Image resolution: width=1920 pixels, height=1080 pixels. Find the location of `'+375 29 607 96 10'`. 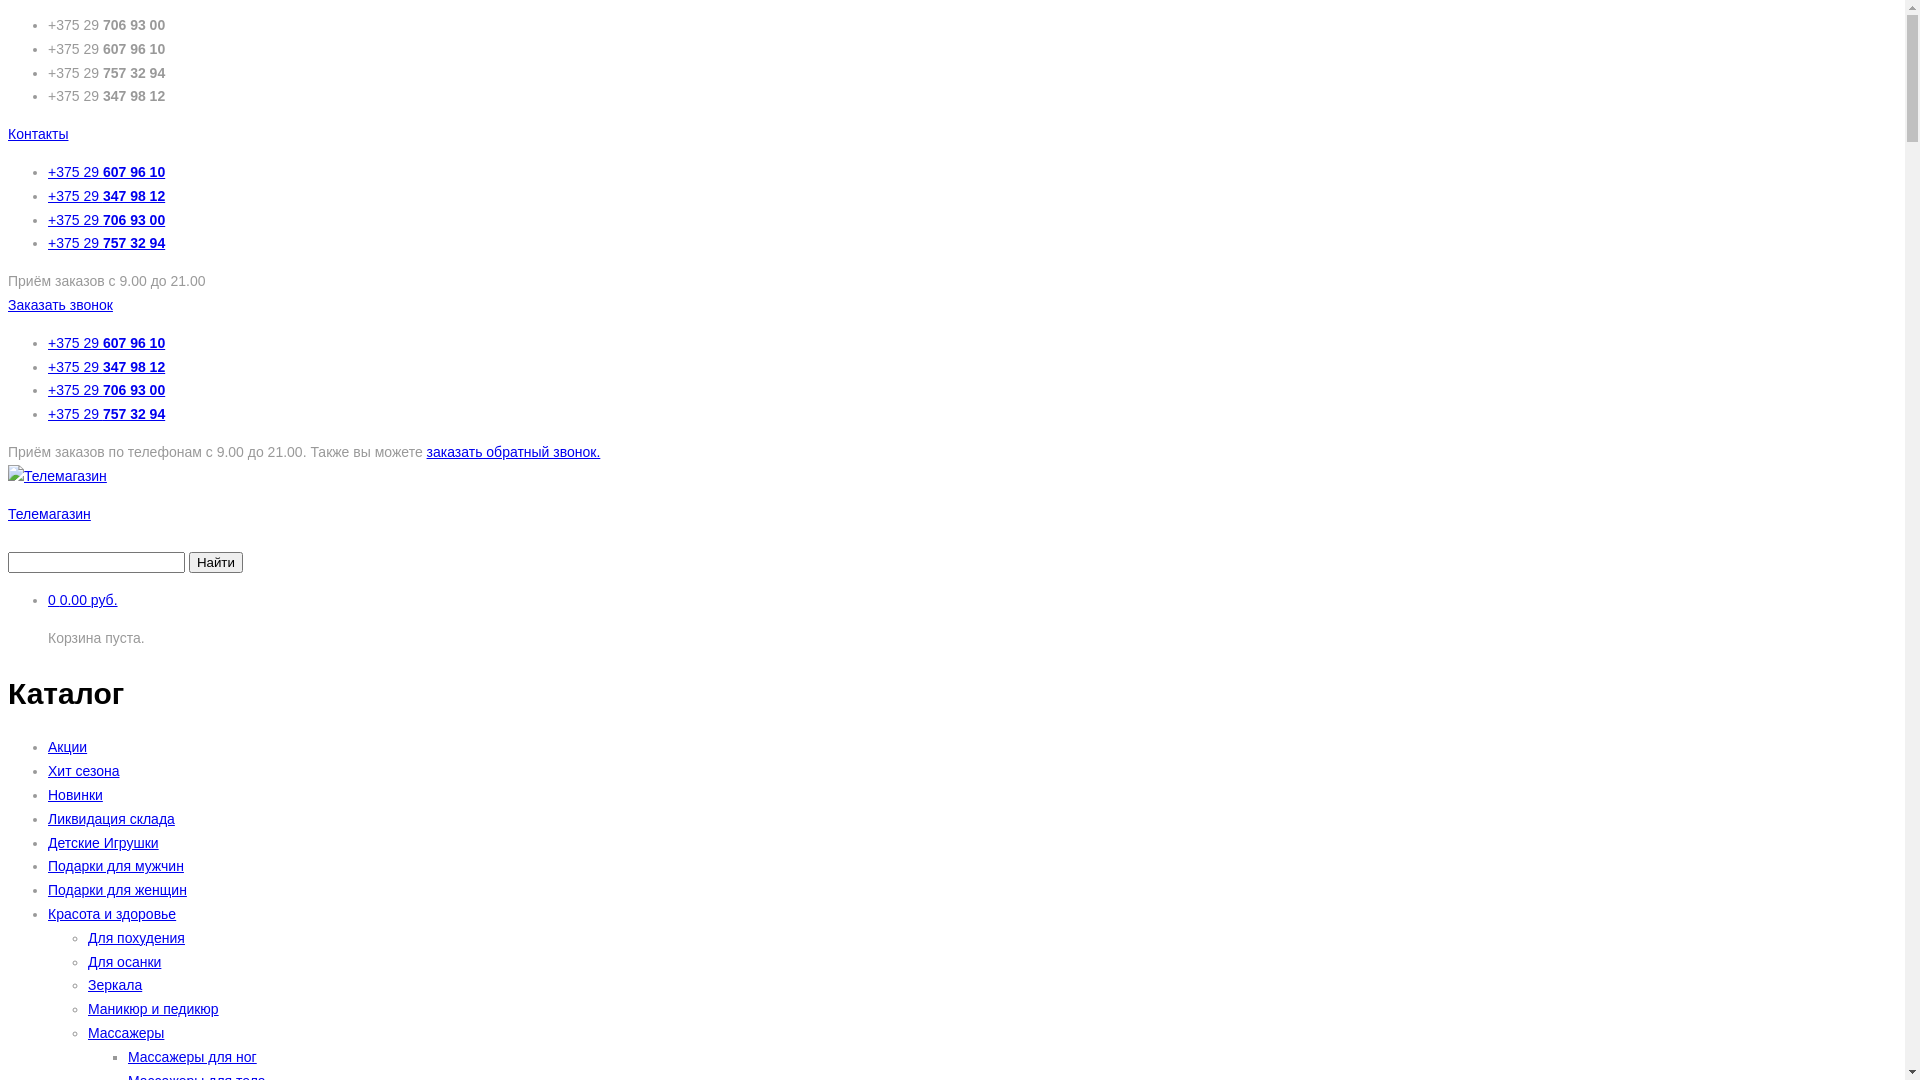

'+375 29 607 96 10' is located at coordinates (105, 342).